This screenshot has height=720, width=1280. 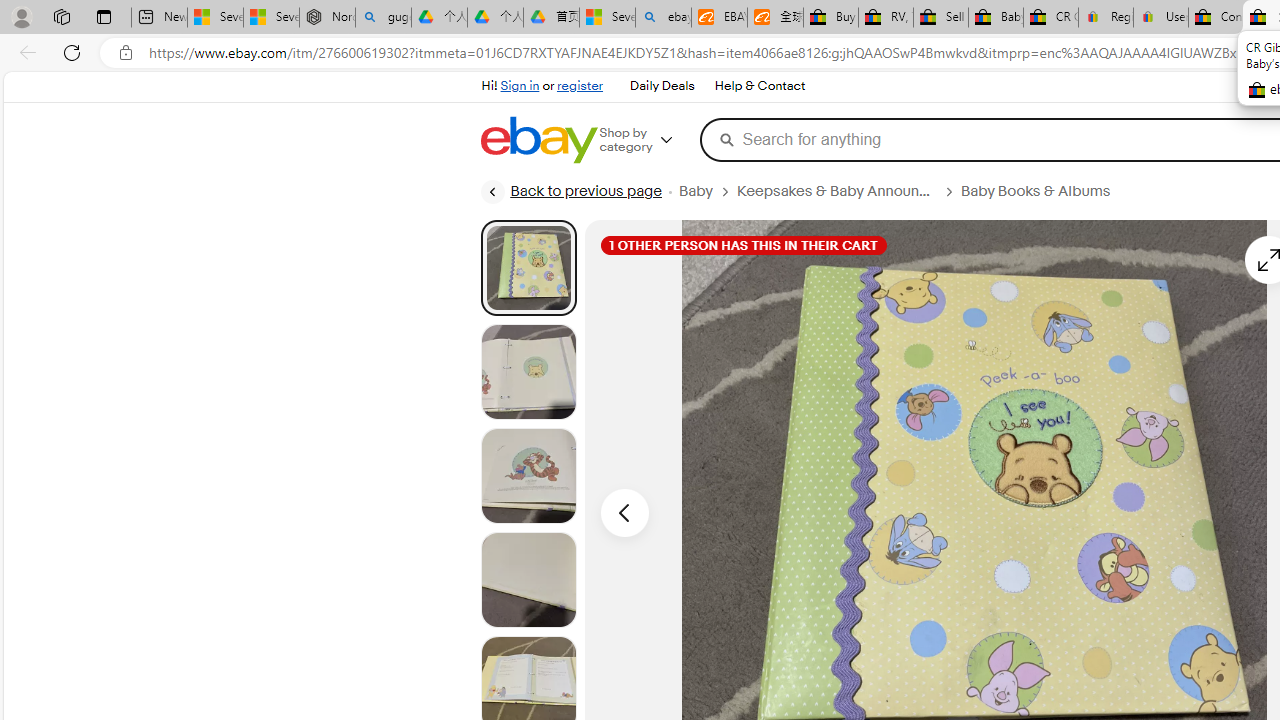 What do you see at coordinates (695, 191) in the screenshot?
I see `'Baby'` at bounding box center [695, 191].